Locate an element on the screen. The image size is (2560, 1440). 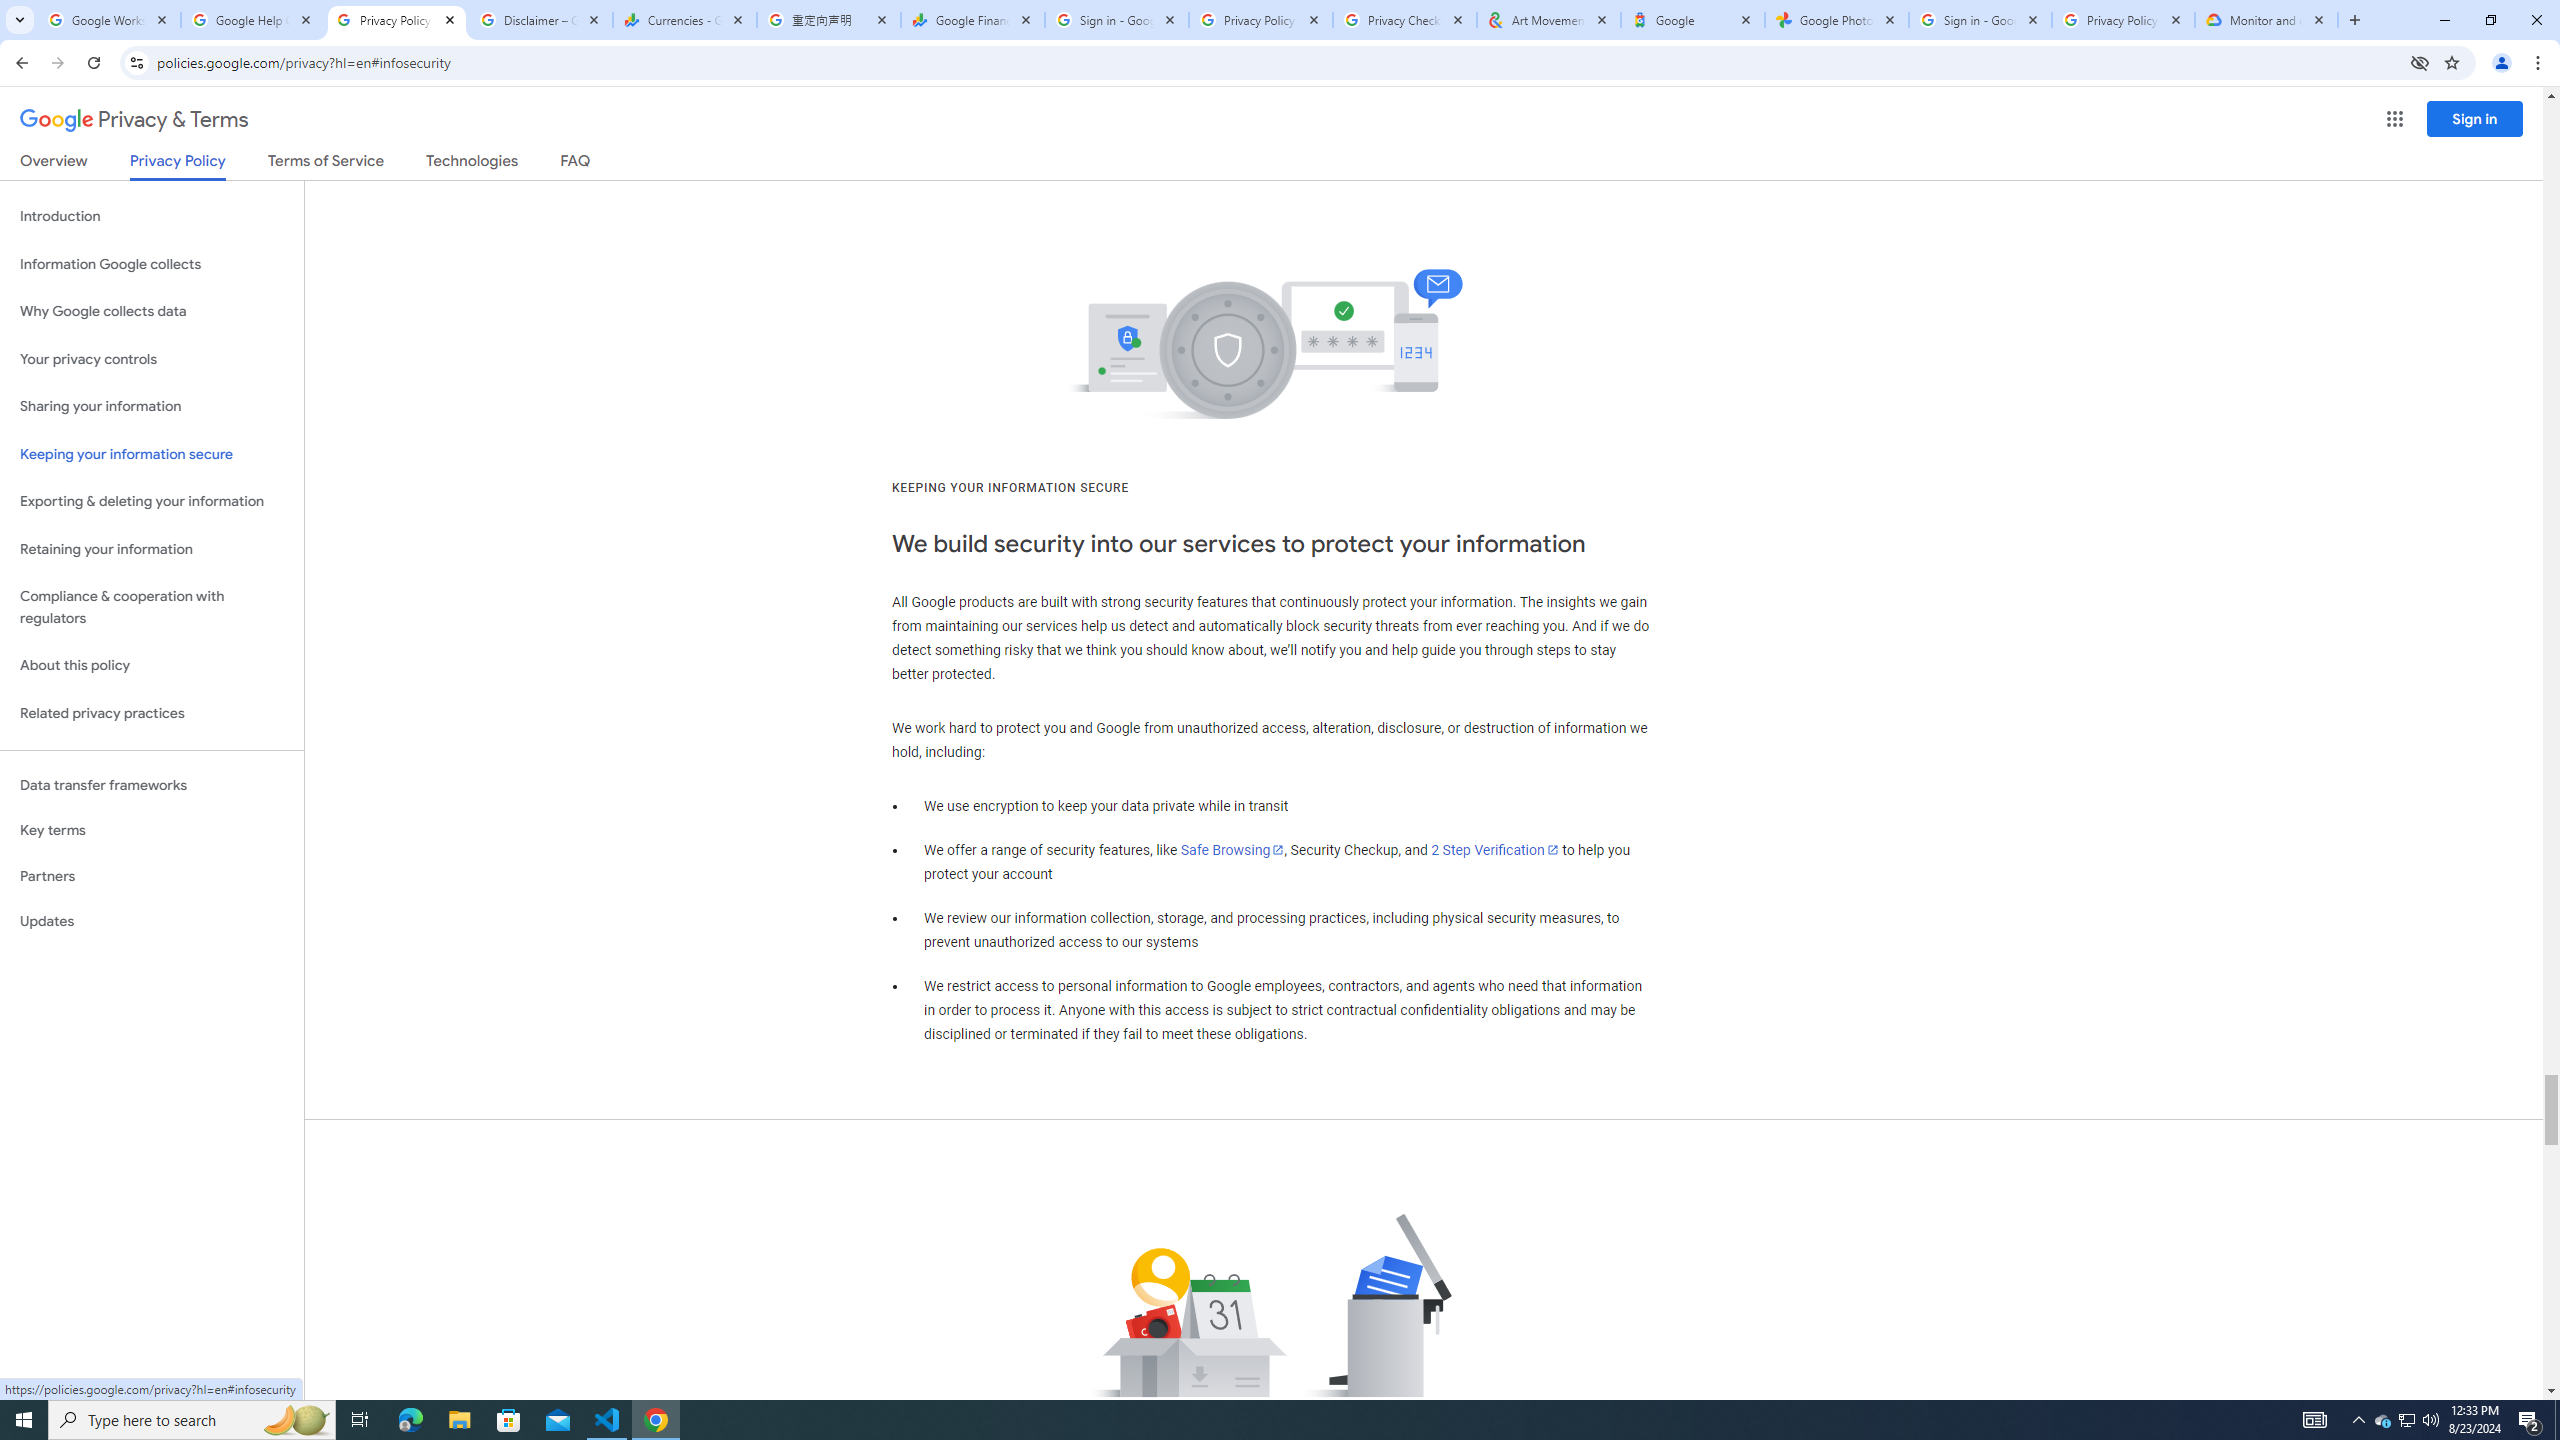
'Data transfer frameworks' is located at coordinates (151, 785).